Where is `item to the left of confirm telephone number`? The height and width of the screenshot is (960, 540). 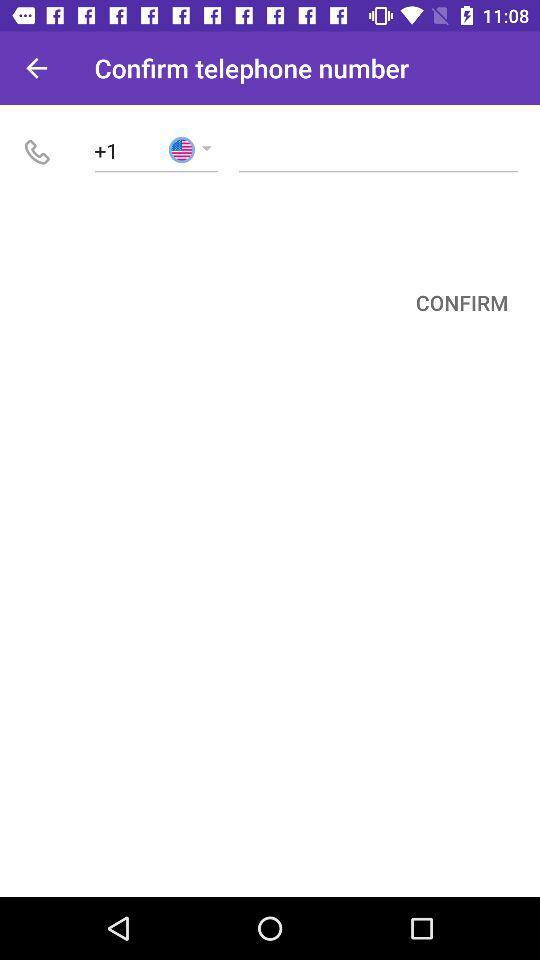 item to the left of confirm telephone number is located at coordinates (36, 68).